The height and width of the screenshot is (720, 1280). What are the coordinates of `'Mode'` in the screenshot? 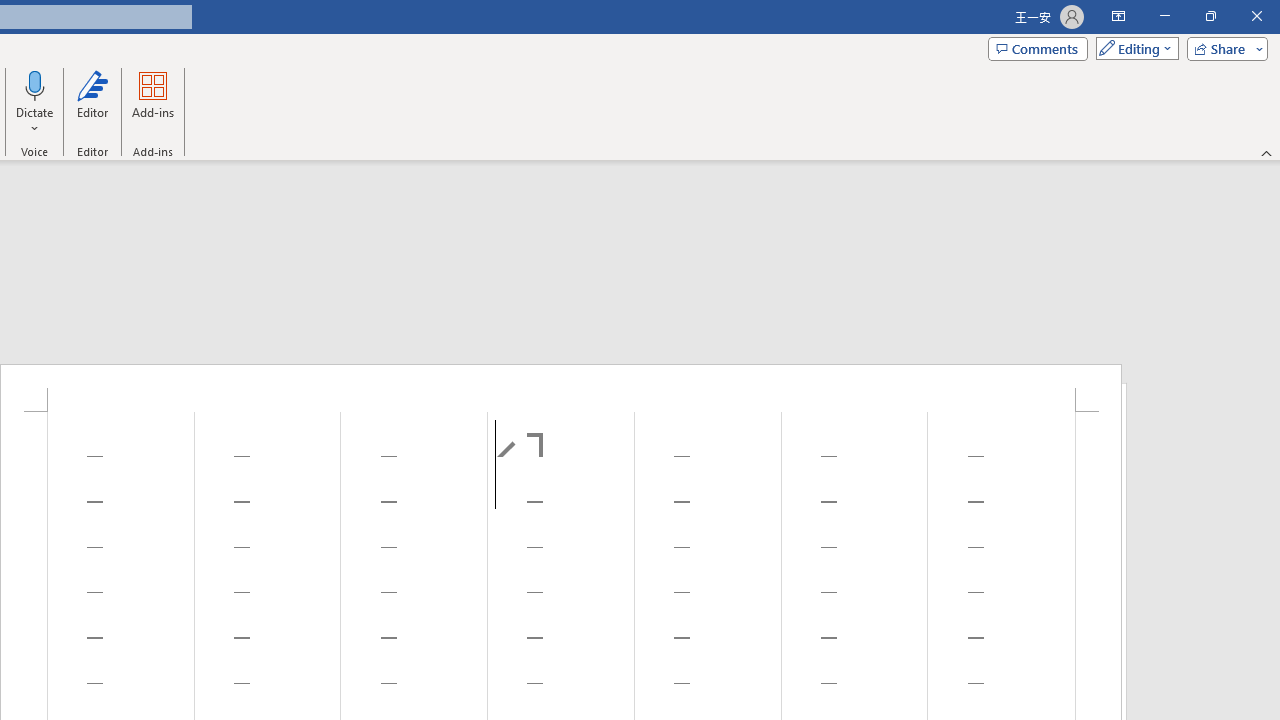 It's located at (1133, 47).